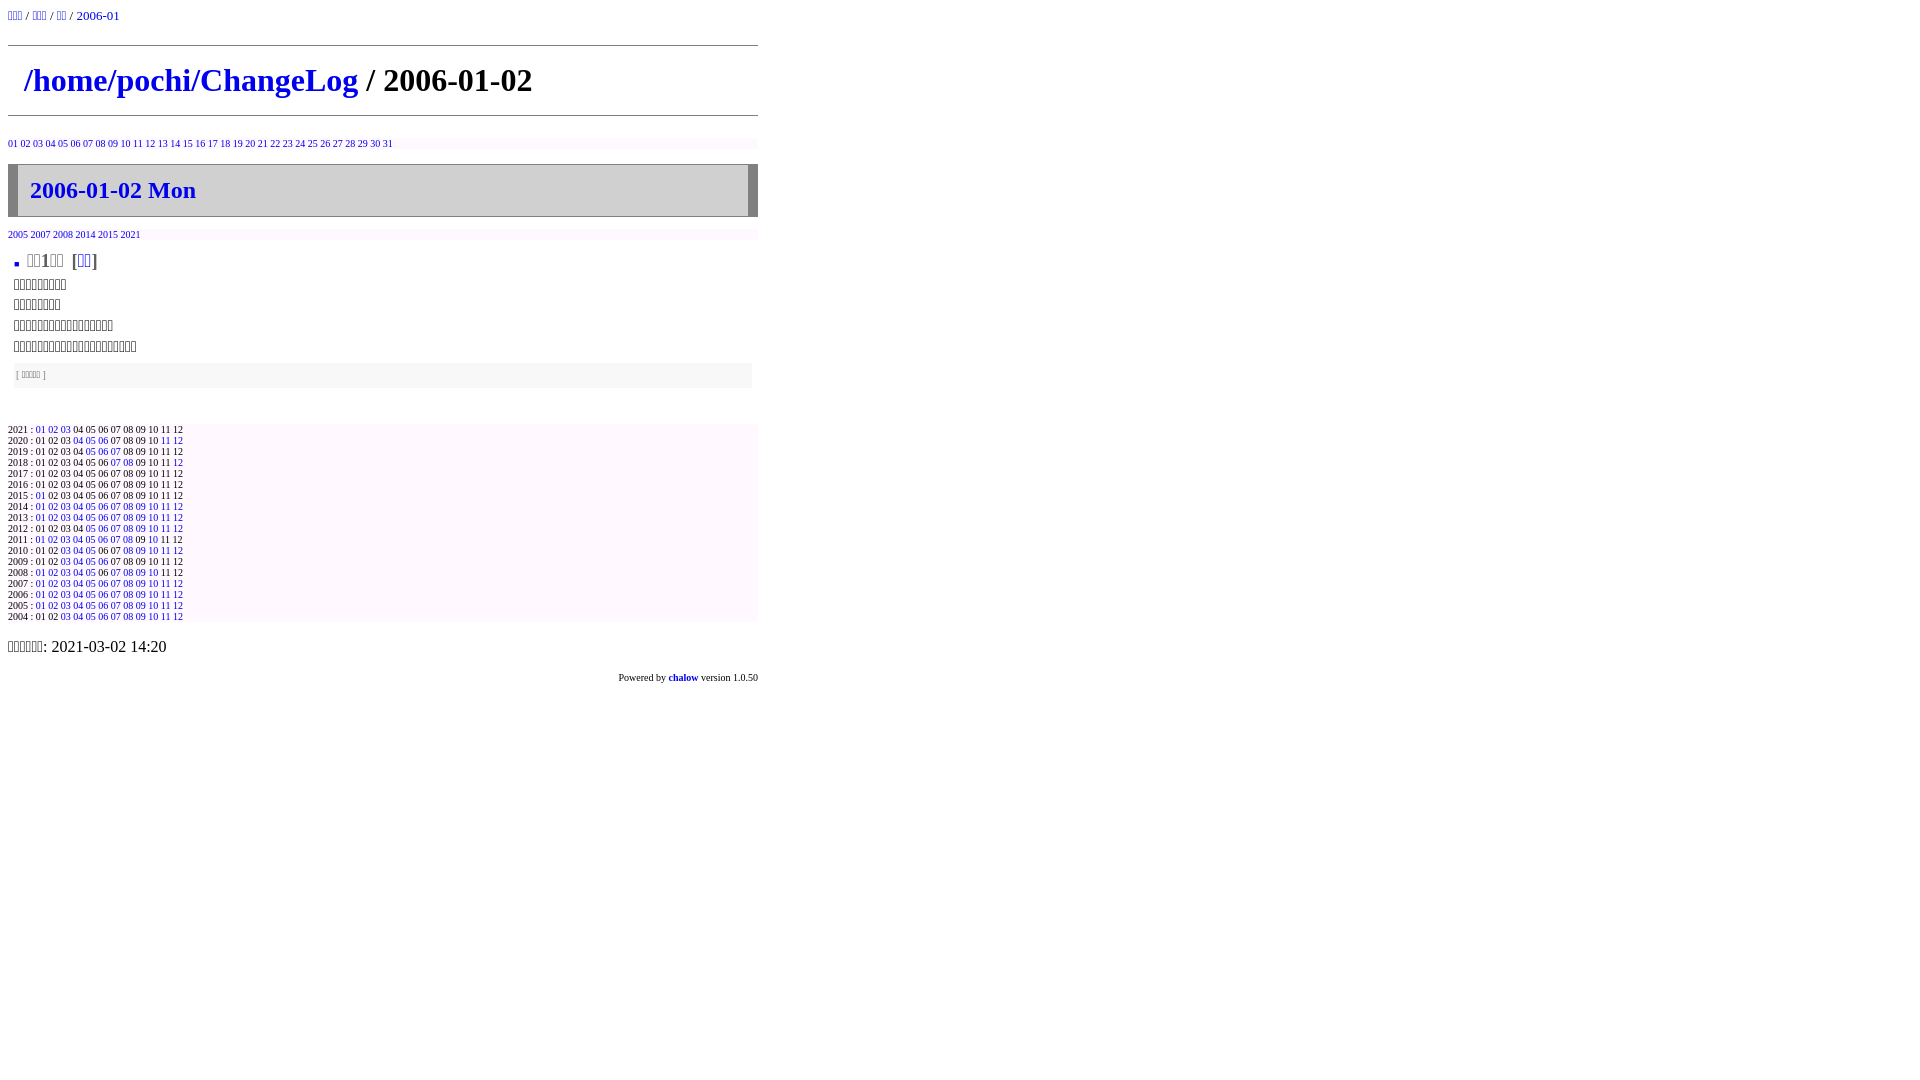 This screenshot has width=1920, height=1080. I want to click on '03', so click(66, 516).